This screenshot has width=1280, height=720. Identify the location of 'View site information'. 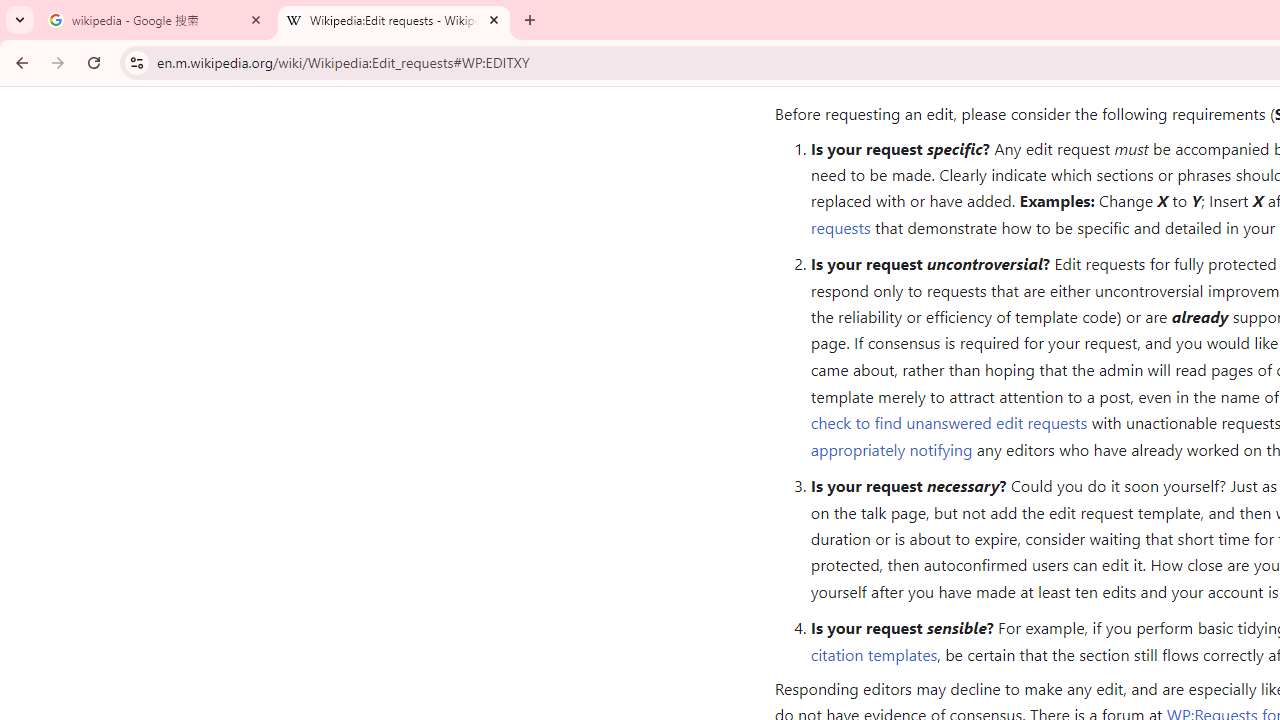
(135, 61).